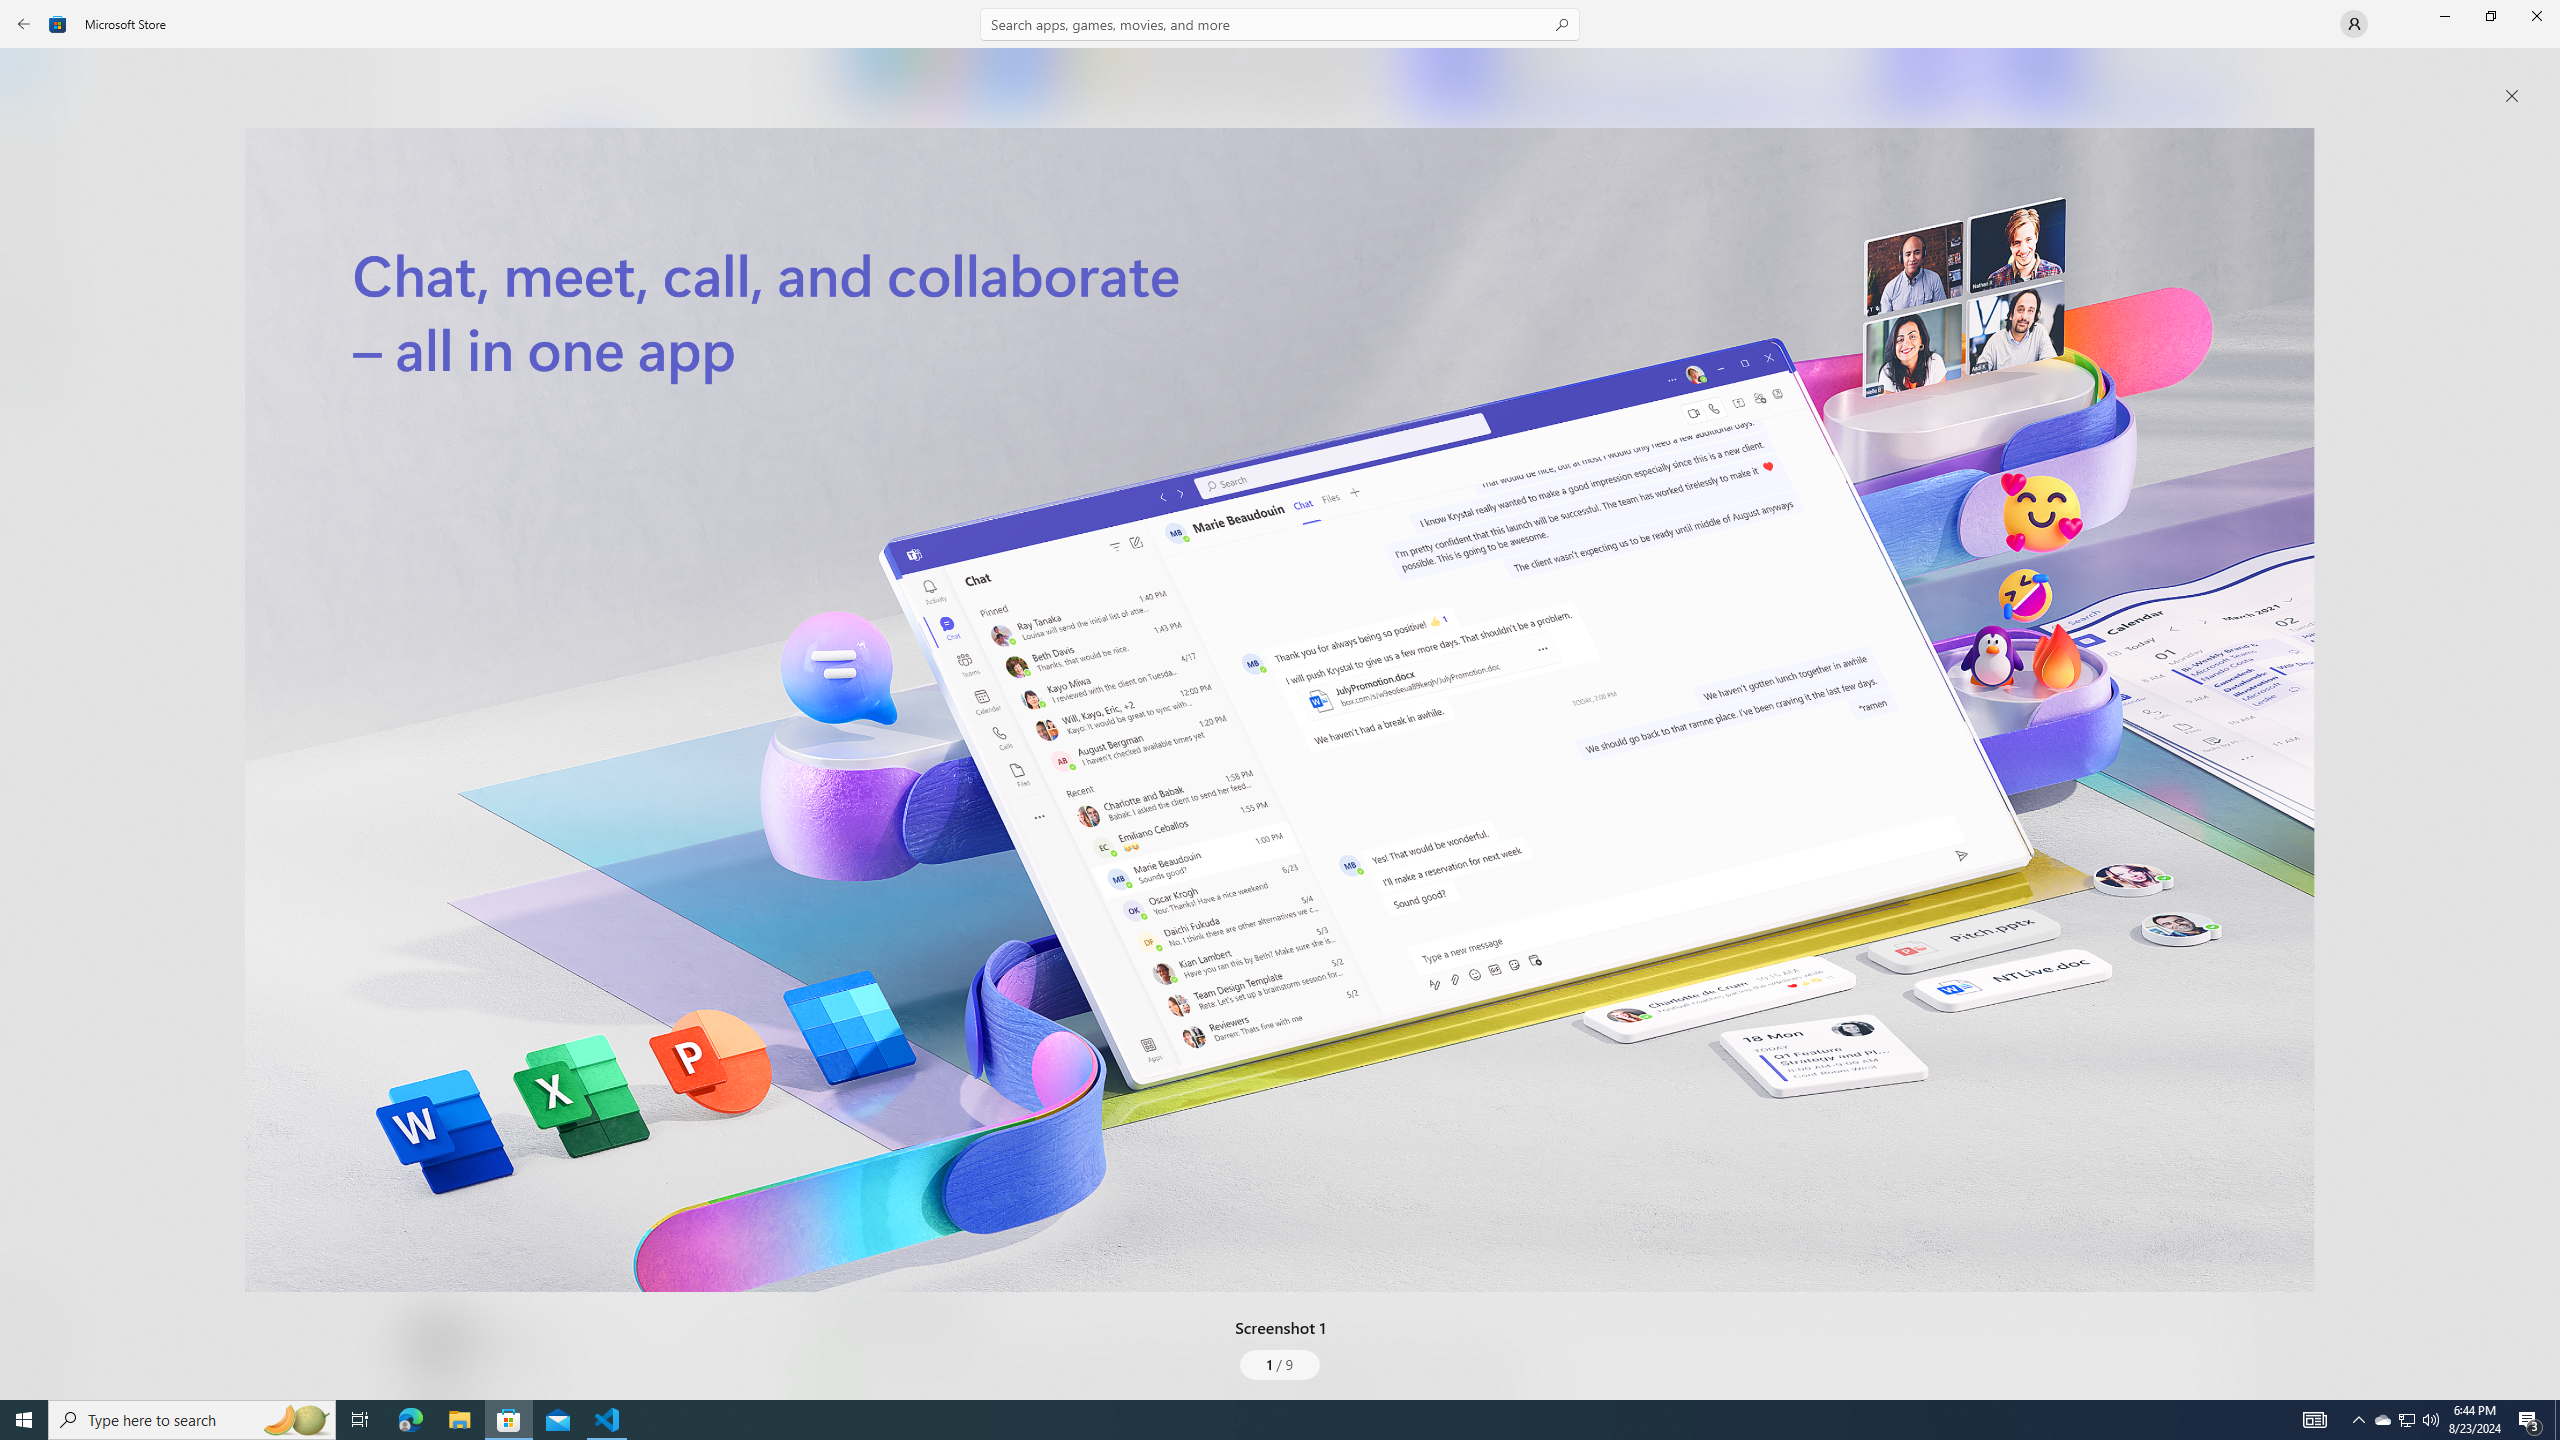 Image resolution: width=2560 pixels, height=1440 pixels. What do you see at coordinates (2535, 15) in the screenshot?
I see `'Close Microsoft Store'` at bounding box center [2535, 15].